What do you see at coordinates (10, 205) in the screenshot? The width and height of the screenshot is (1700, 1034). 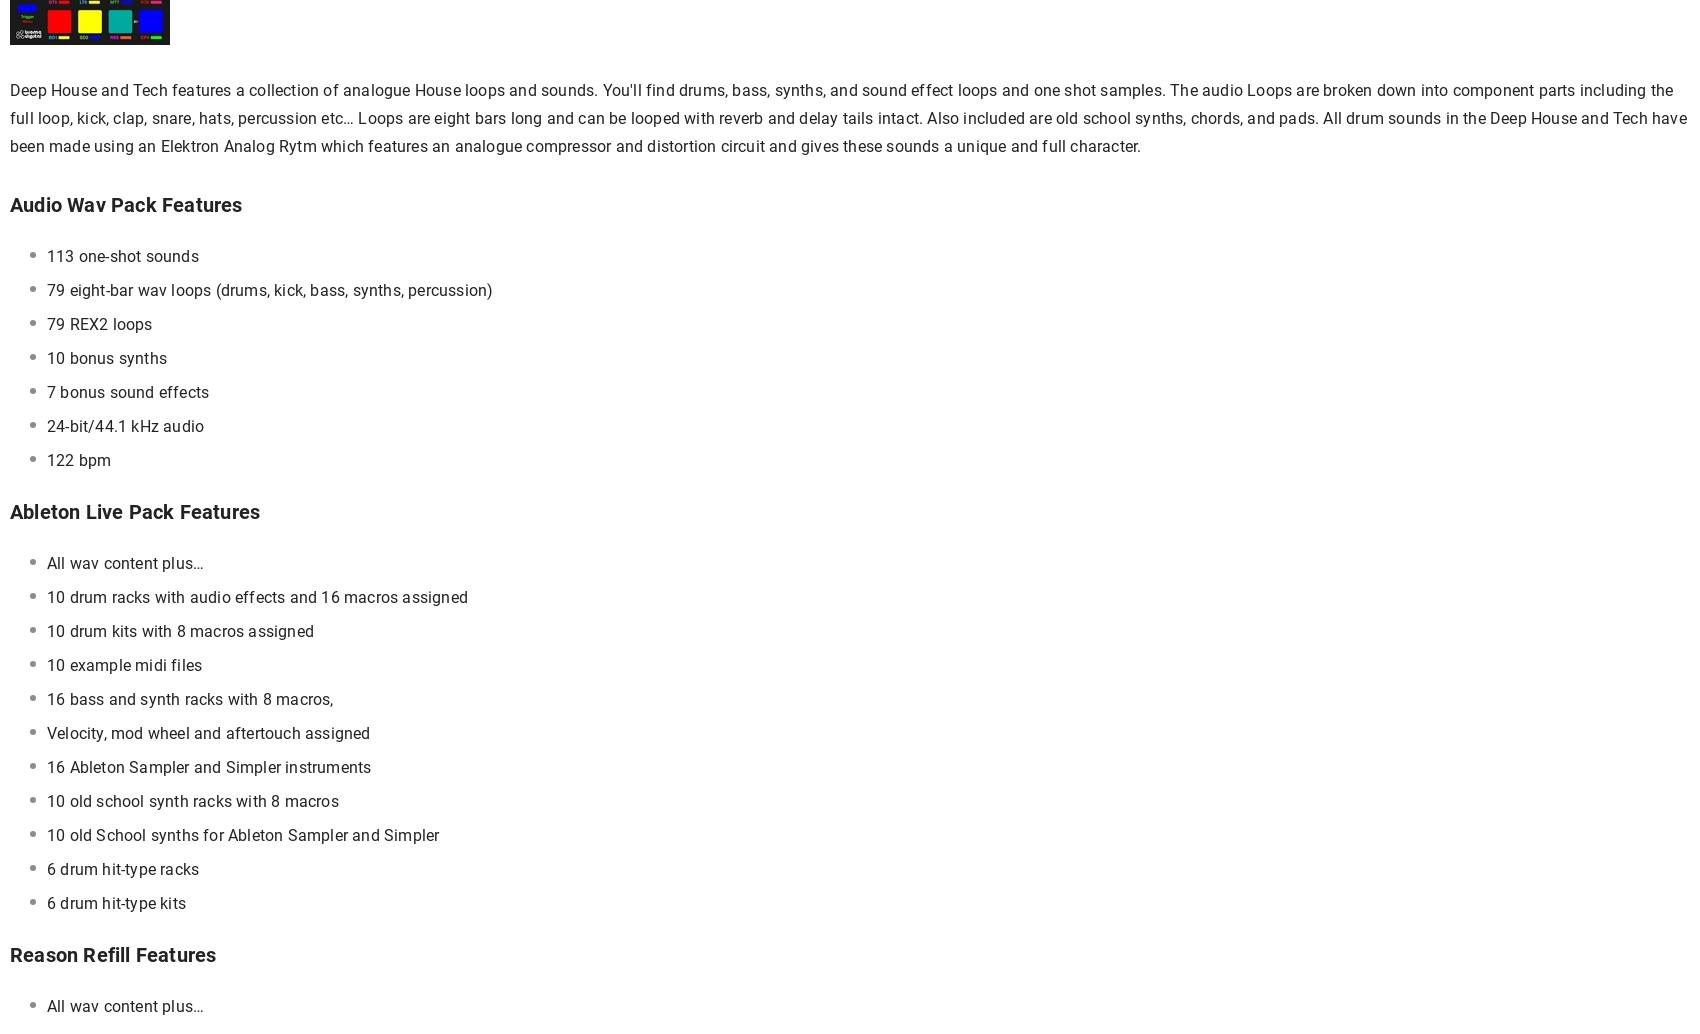 I see `'Audio Wav Pack Features'` at bounding box center [10, 205].